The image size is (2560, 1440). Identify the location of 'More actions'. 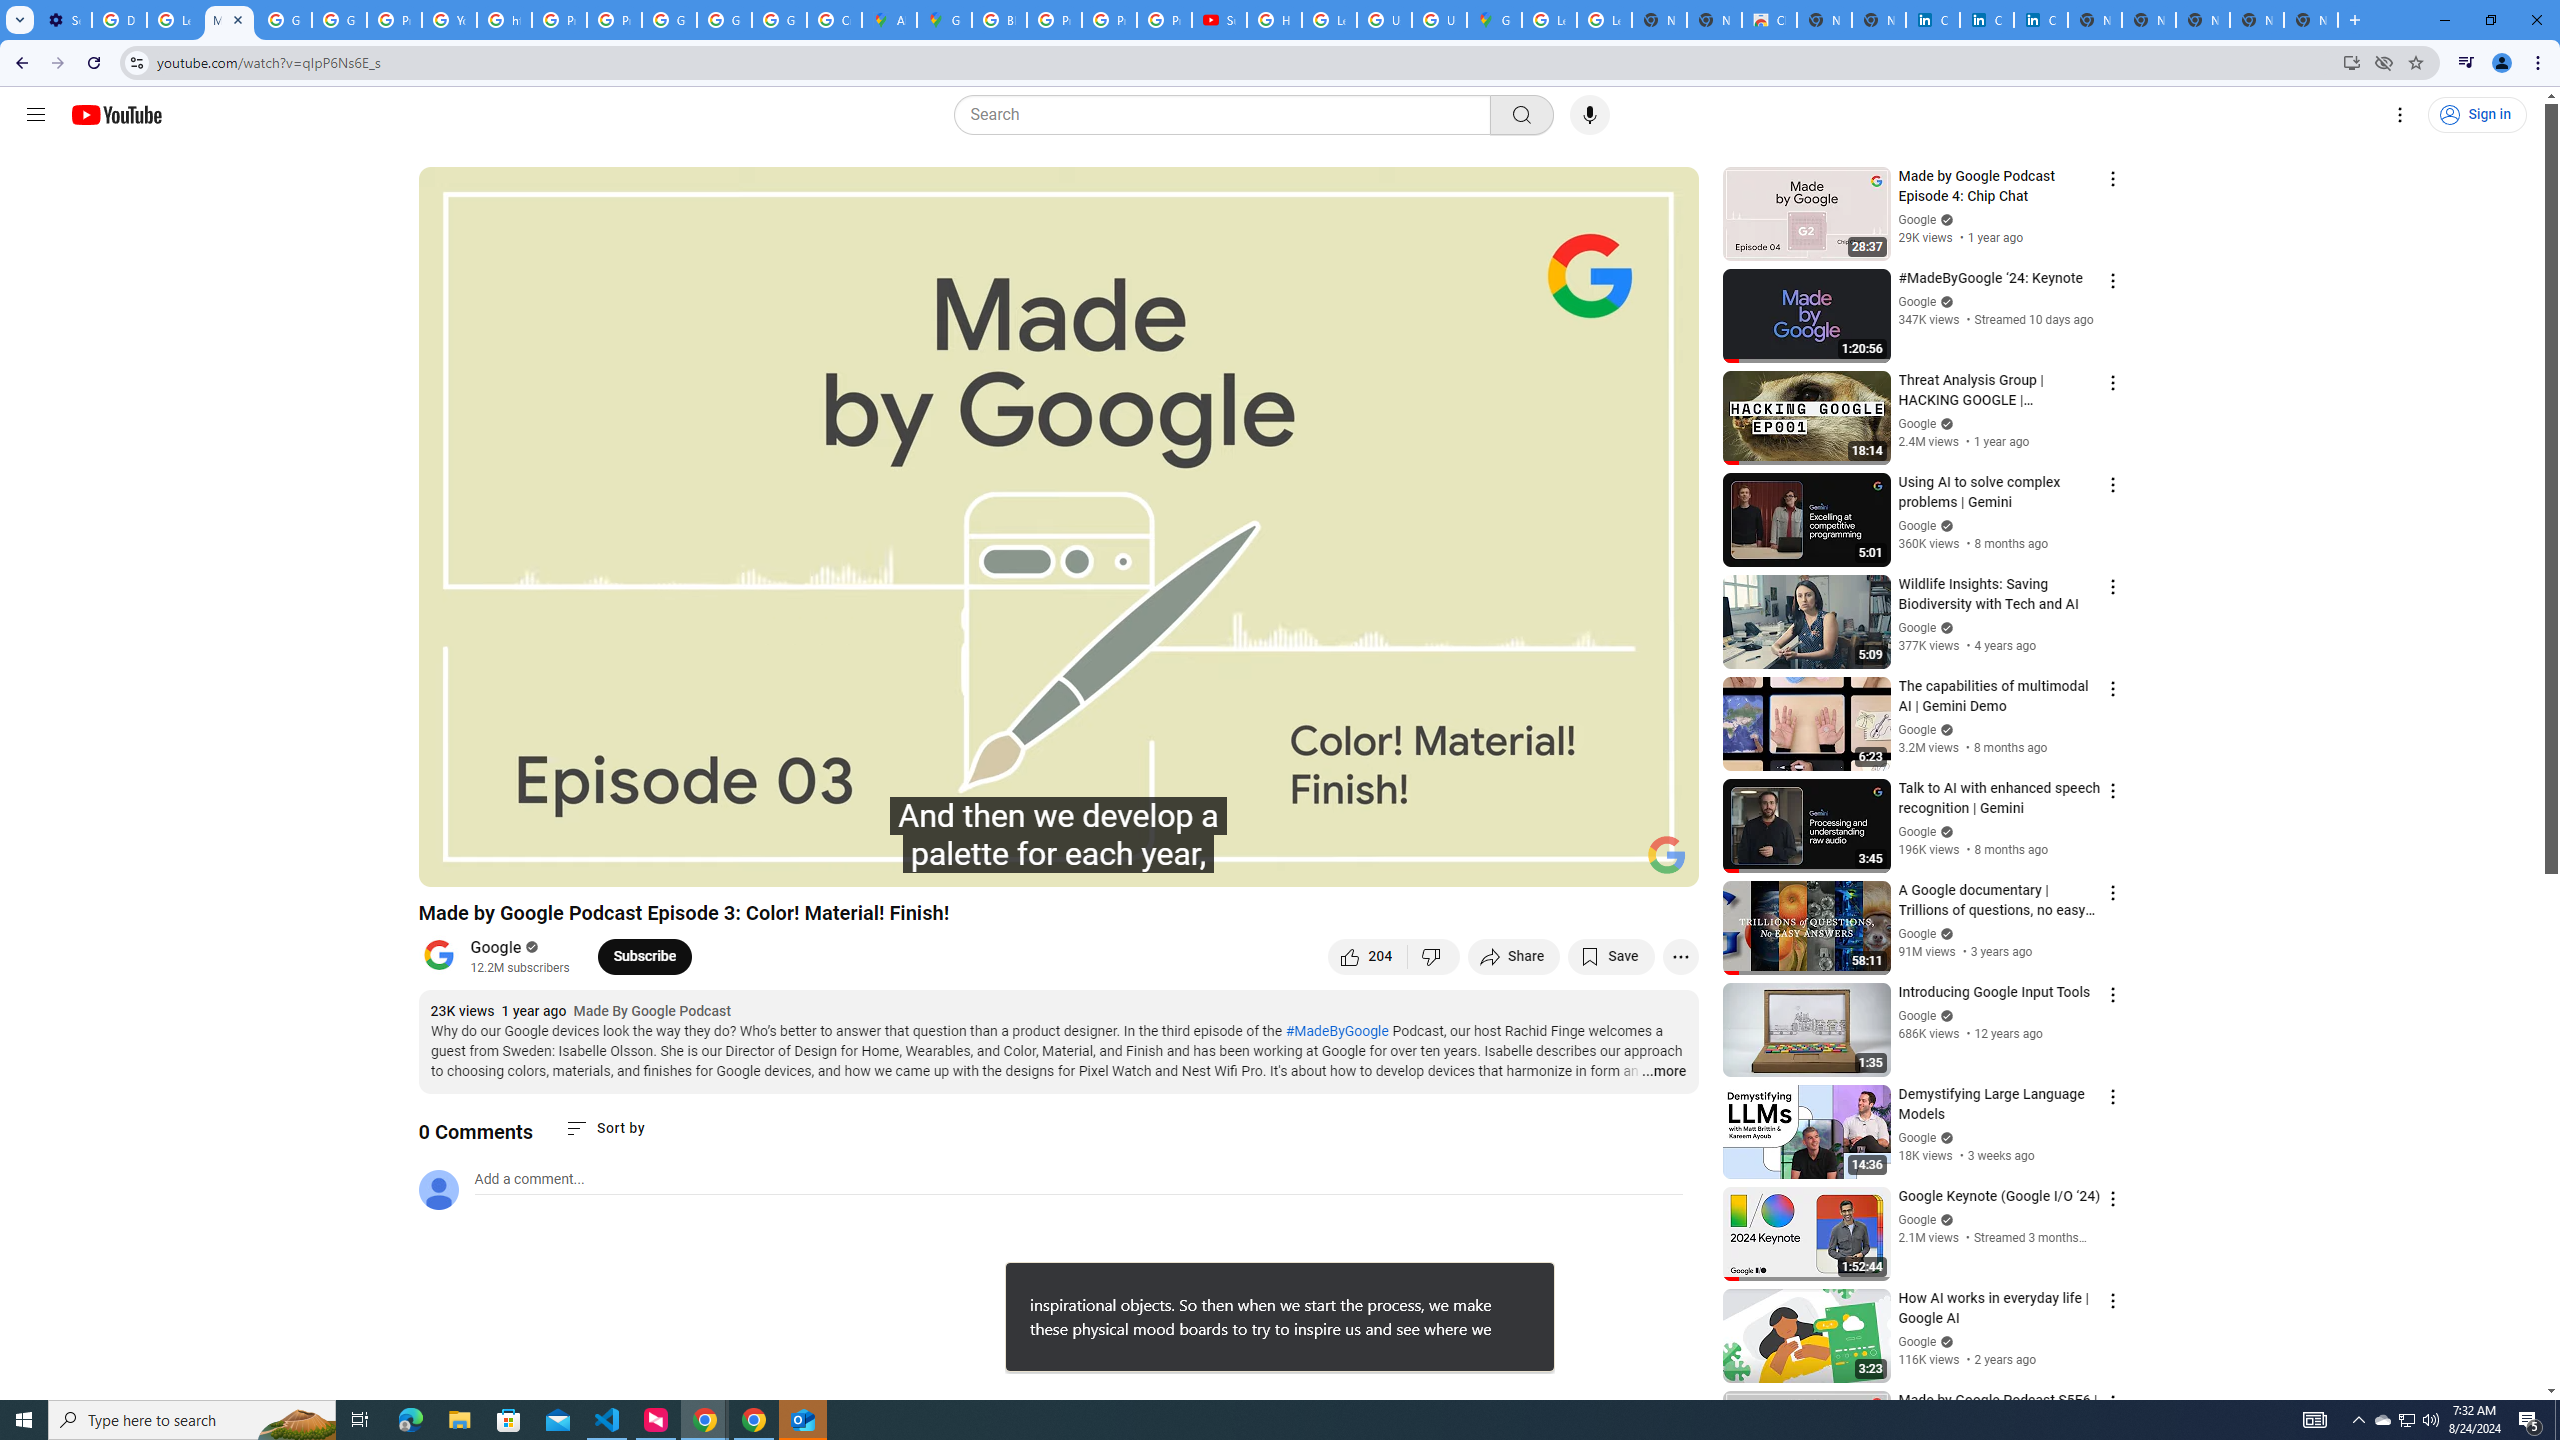
(1679, 955).